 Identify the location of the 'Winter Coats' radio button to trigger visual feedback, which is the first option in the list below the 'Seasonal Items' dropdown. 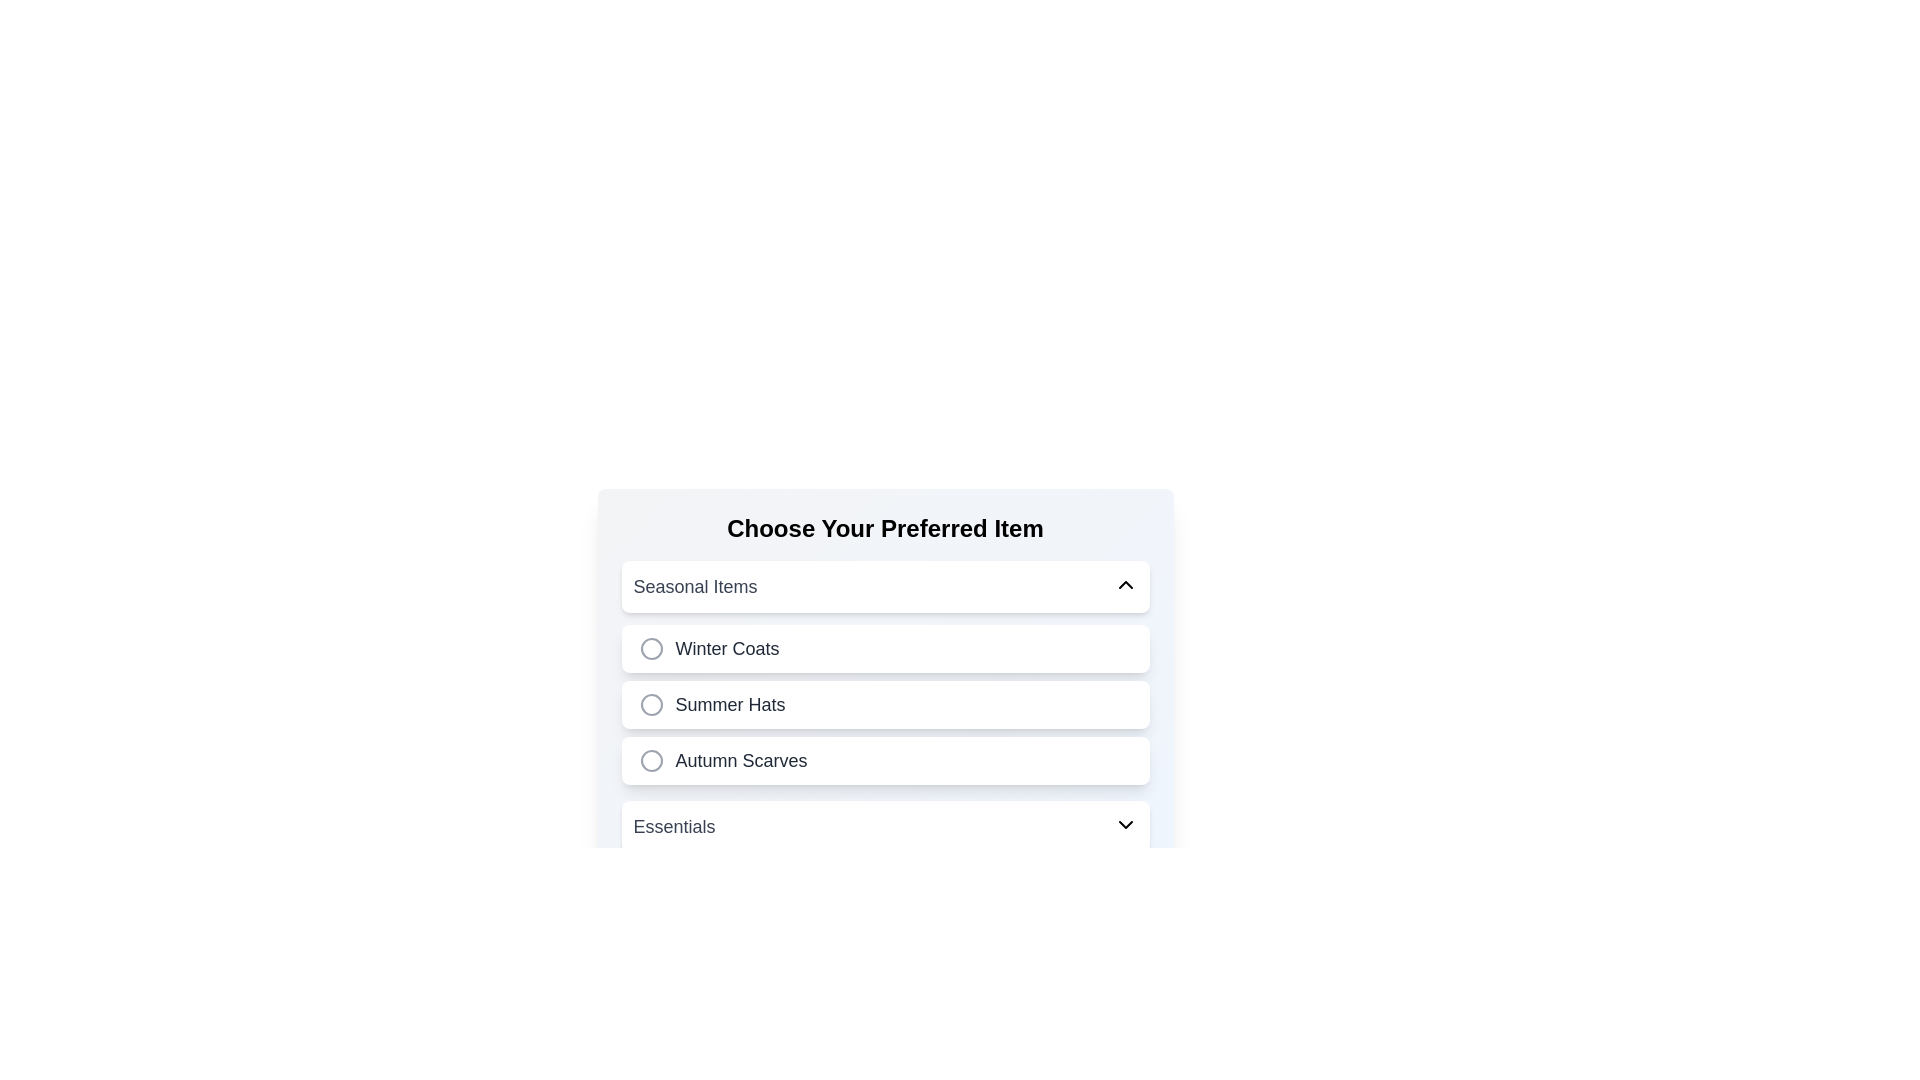
(884, 648).